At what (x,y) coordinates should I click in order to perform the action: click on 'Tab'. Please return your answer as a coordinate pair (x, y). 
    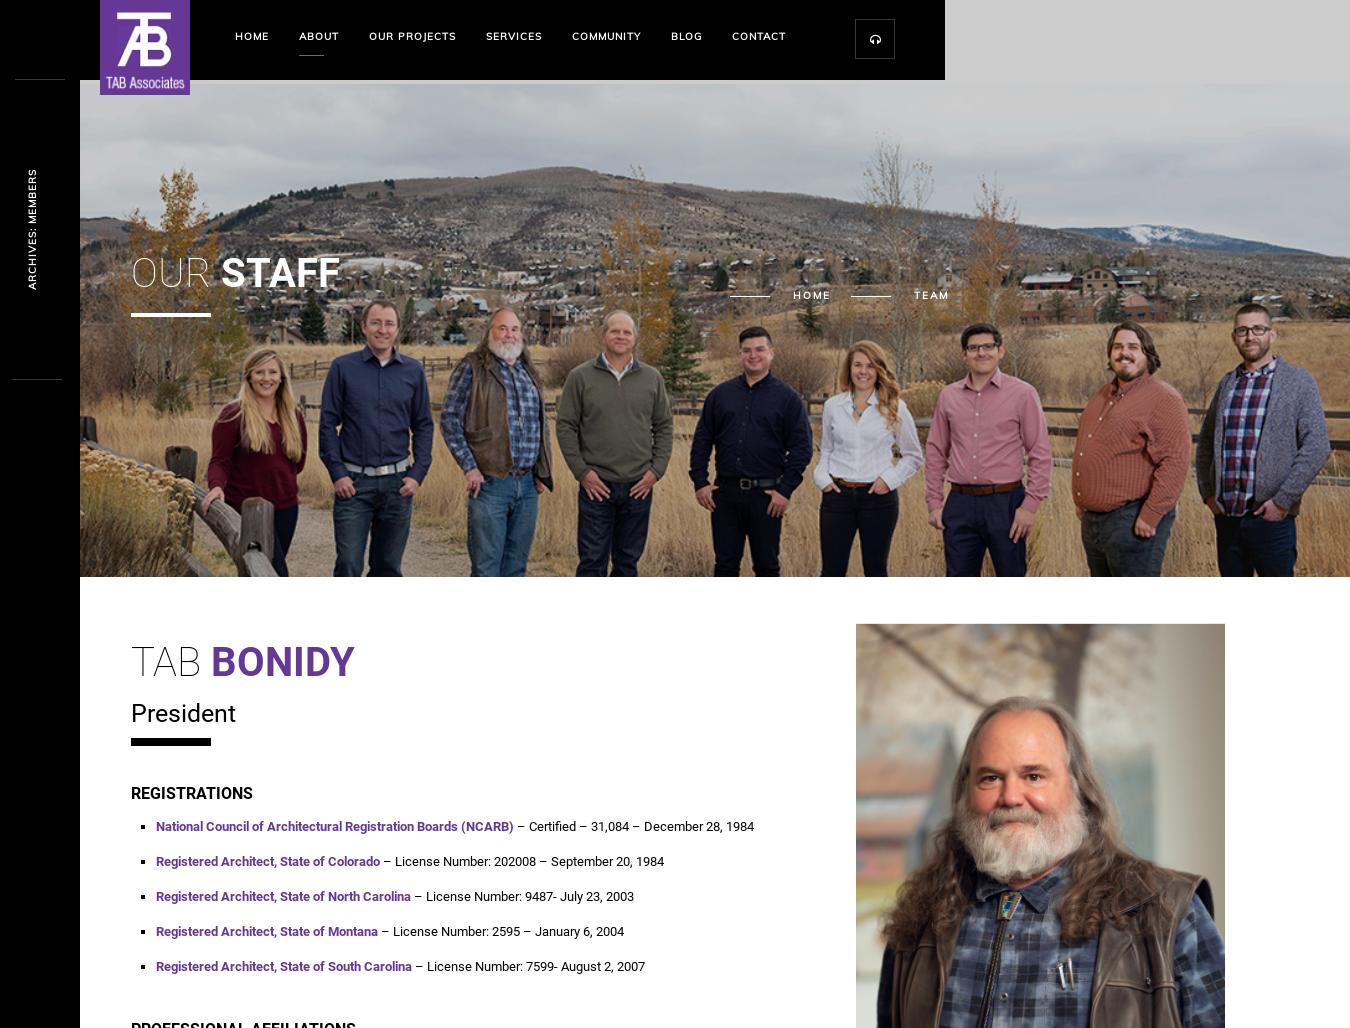
    Looking at the image, I should click on (130, 662).